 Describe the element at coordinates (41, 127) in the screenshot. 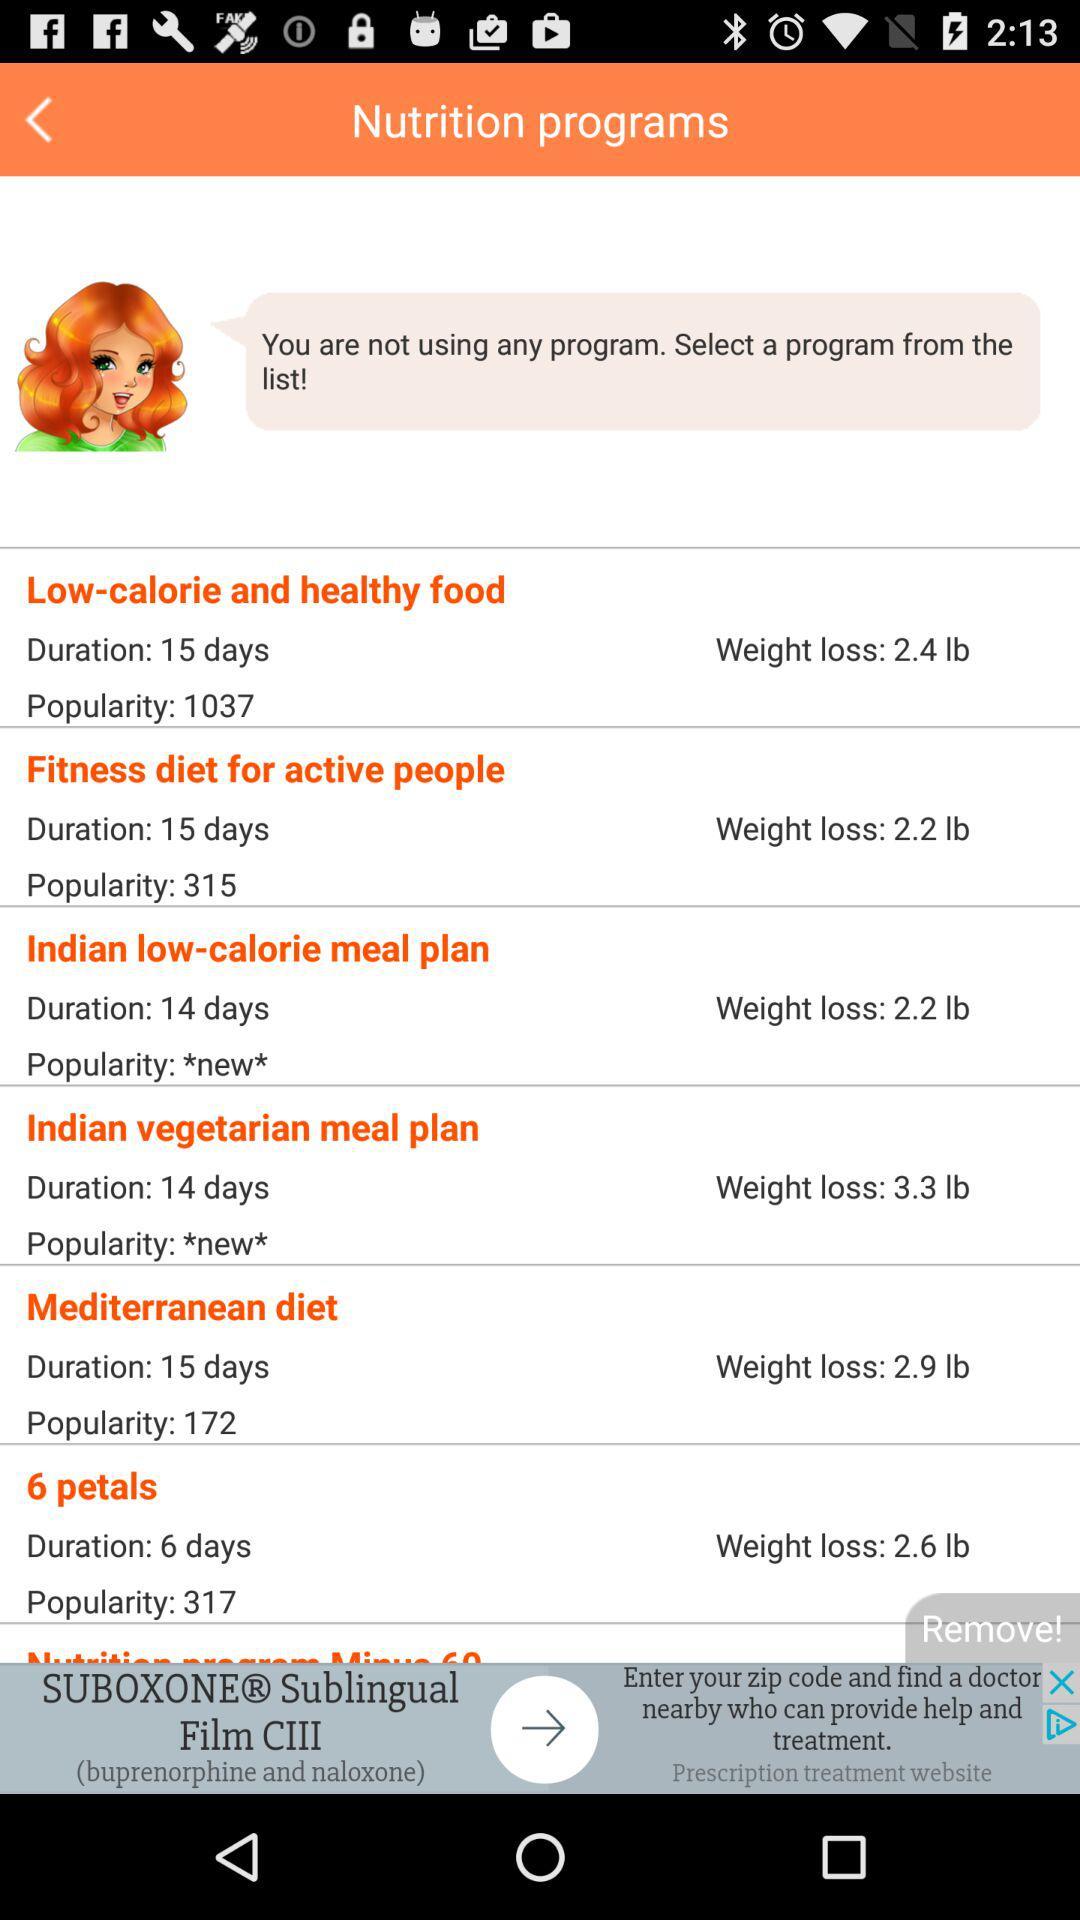

I see `the arrow_backward icon` at that location.